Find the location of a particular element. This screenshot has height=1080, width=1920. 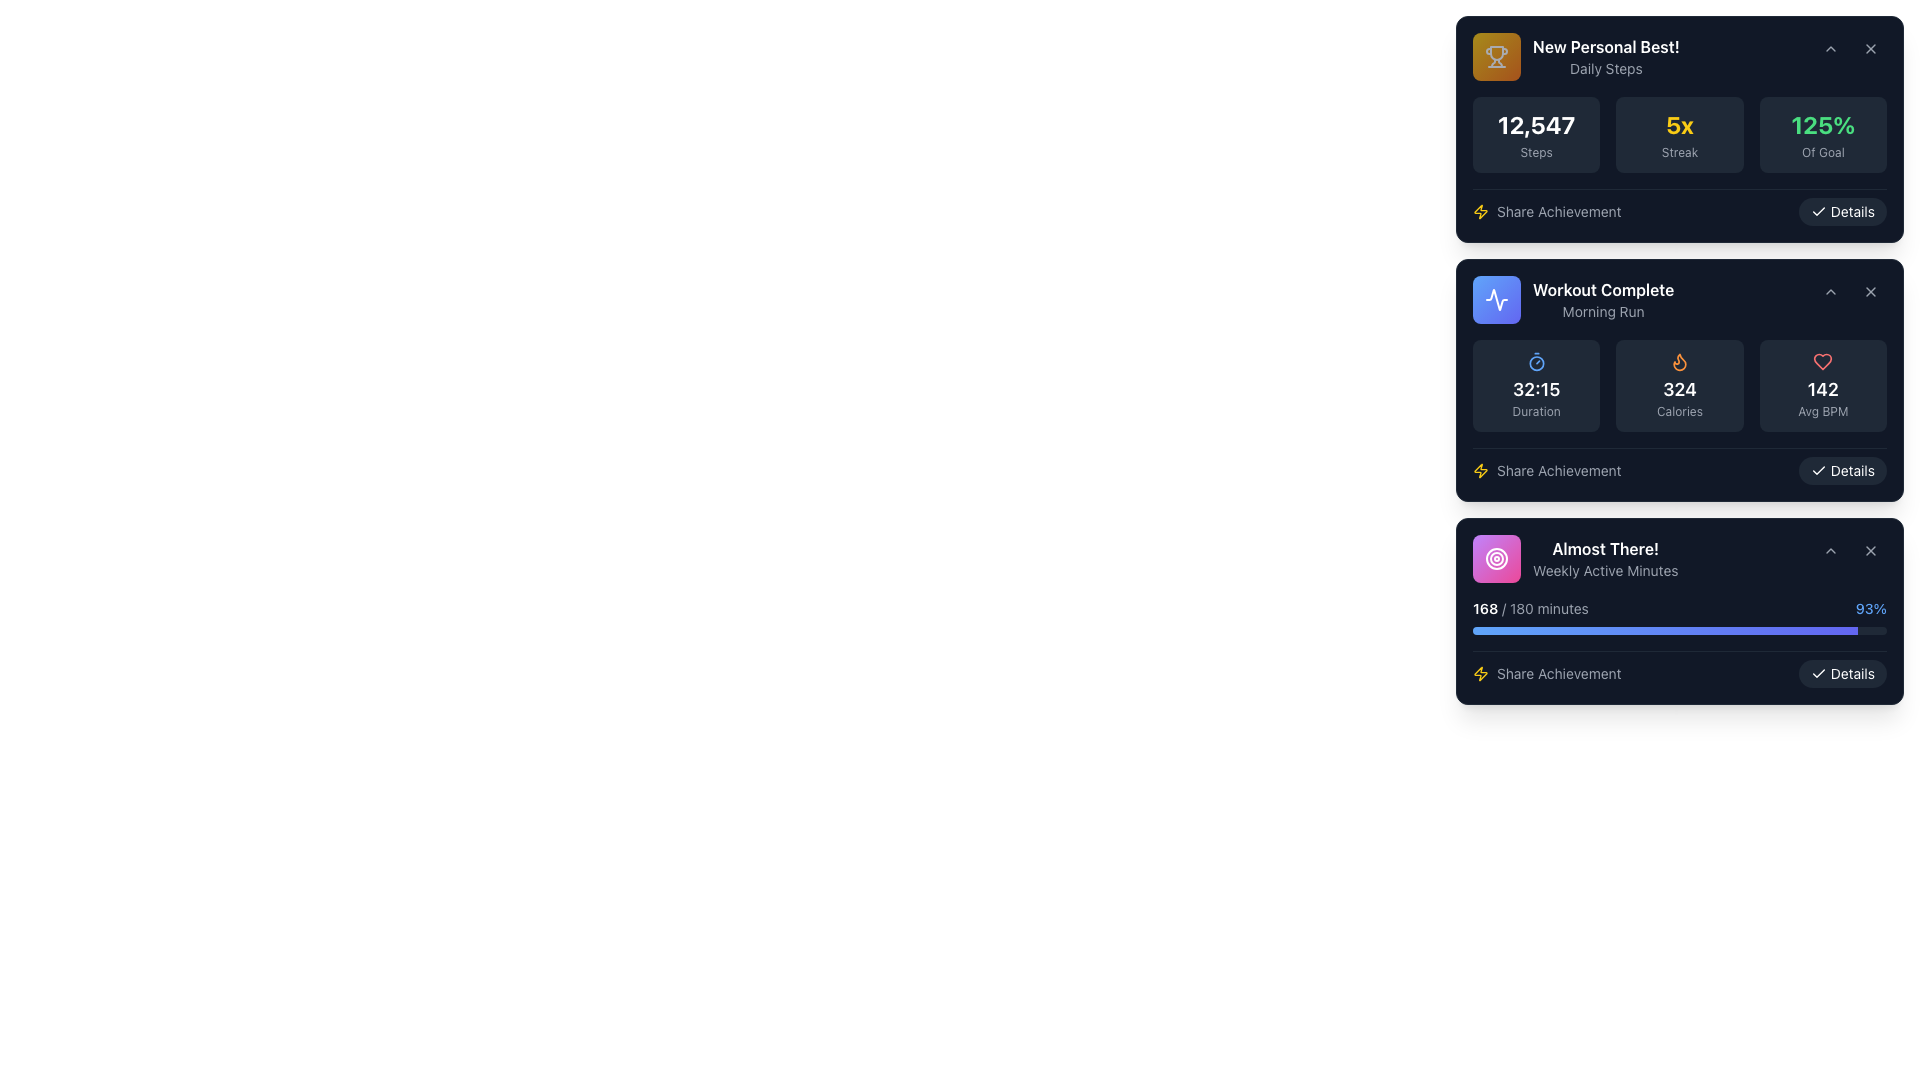

fitness statistics displayed in the Information display section located within the 'New Personal Best!' card, specifically in the metrics section just below the header is located at coordinates (1680, 160).